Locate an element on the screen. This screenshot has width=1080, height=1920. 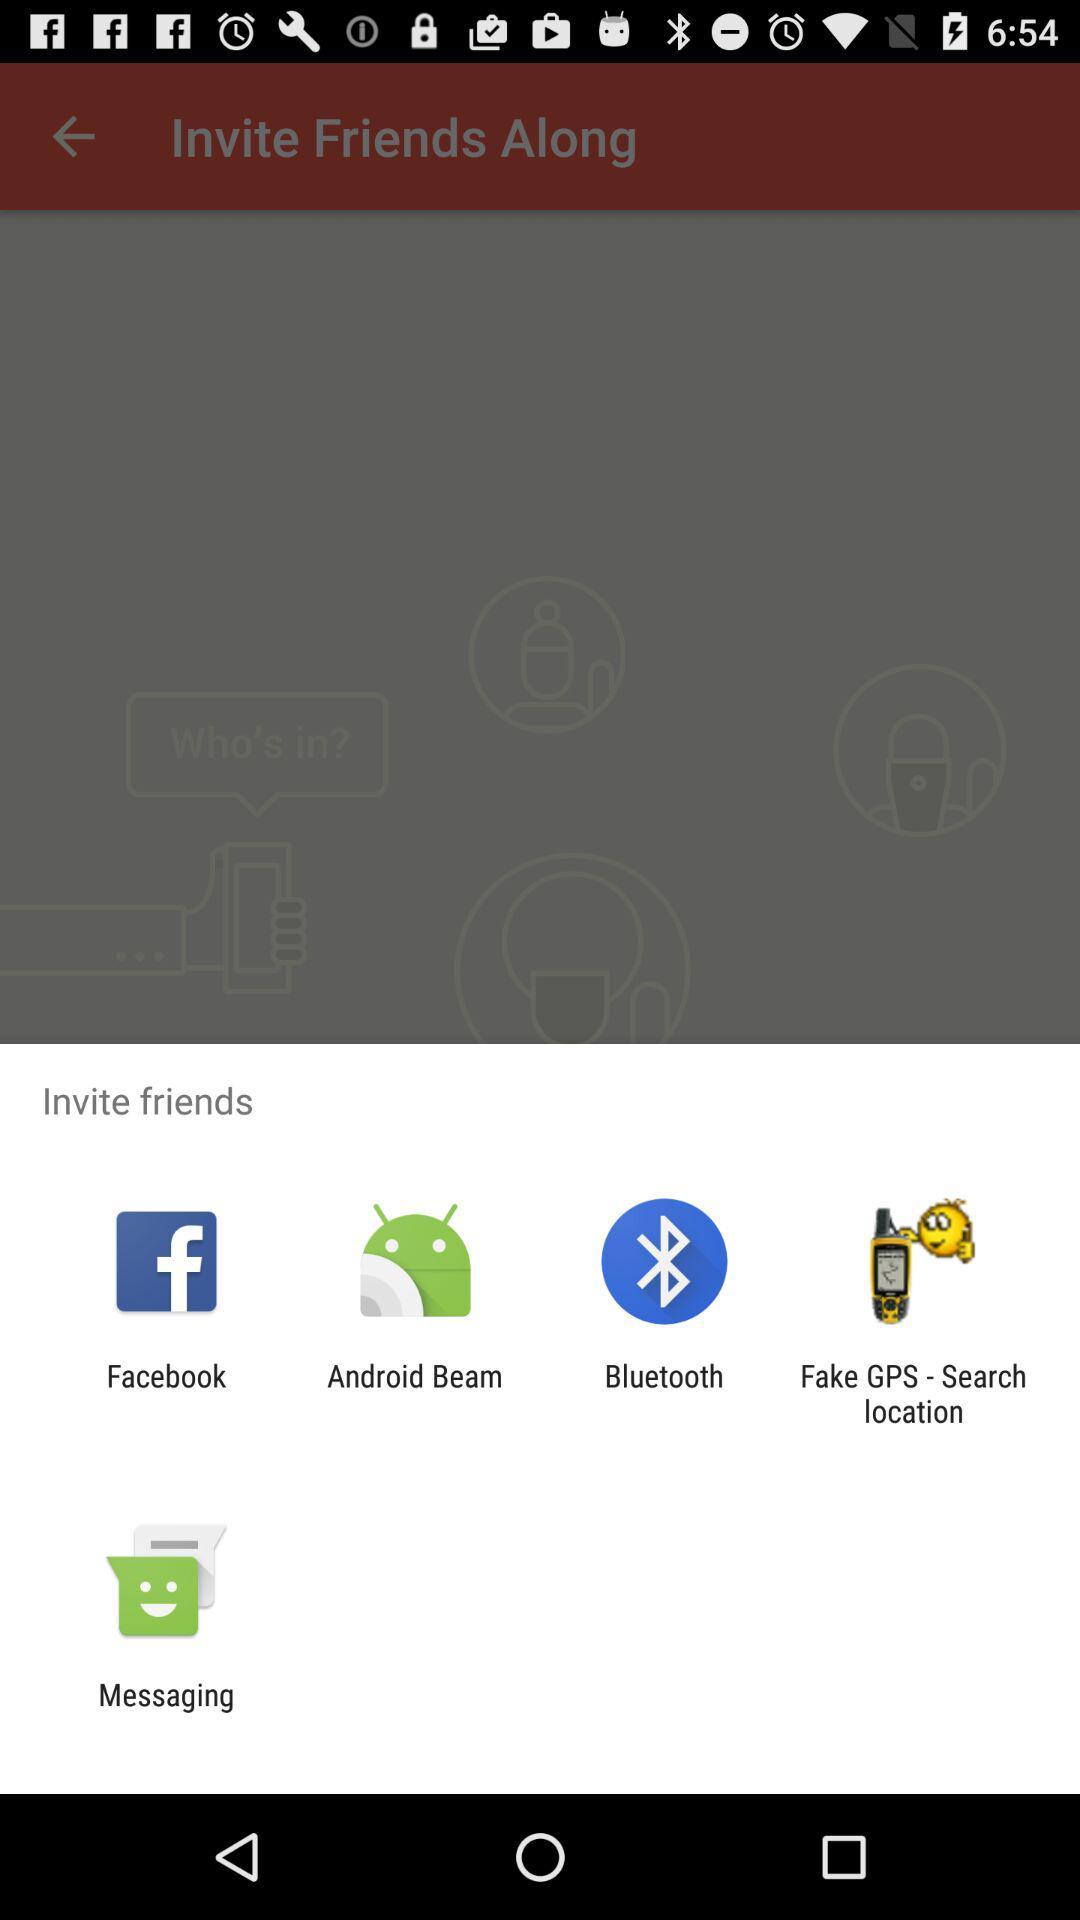
app to the left of the bluetooth item is located at coordinates (414, 1392).